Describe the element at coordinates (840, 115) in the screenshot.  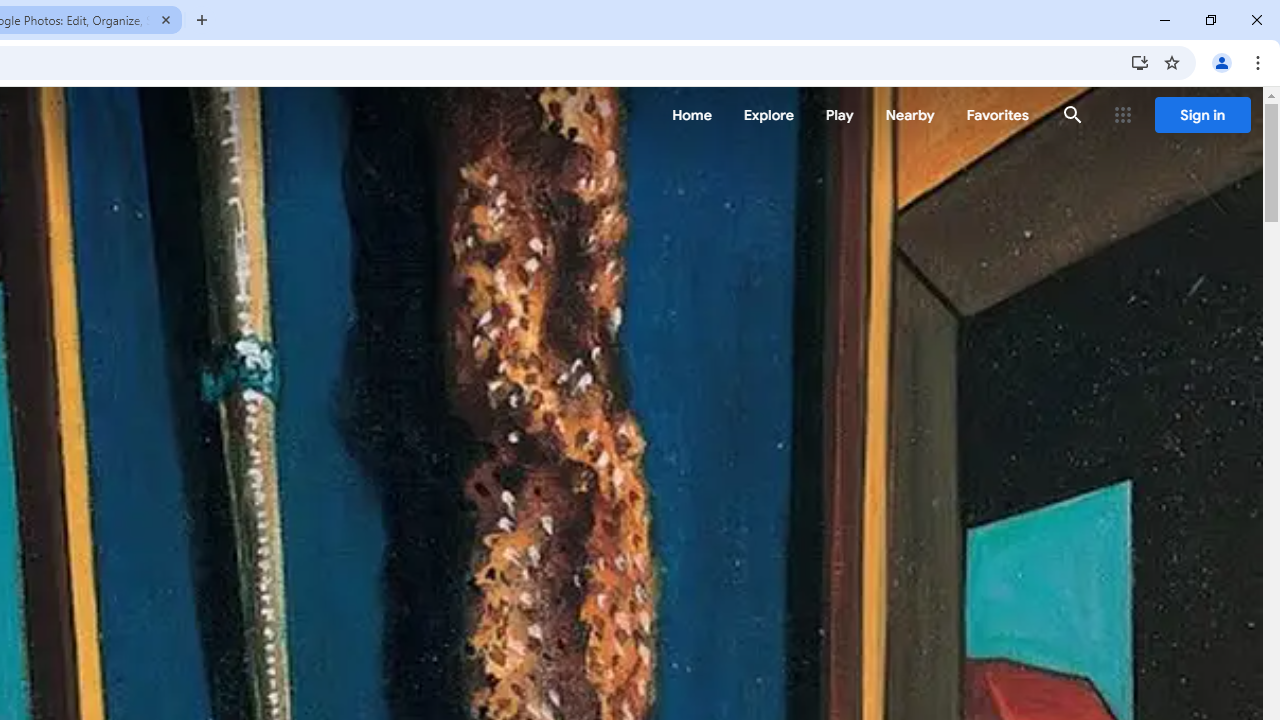
I see `'Play'` at that location.